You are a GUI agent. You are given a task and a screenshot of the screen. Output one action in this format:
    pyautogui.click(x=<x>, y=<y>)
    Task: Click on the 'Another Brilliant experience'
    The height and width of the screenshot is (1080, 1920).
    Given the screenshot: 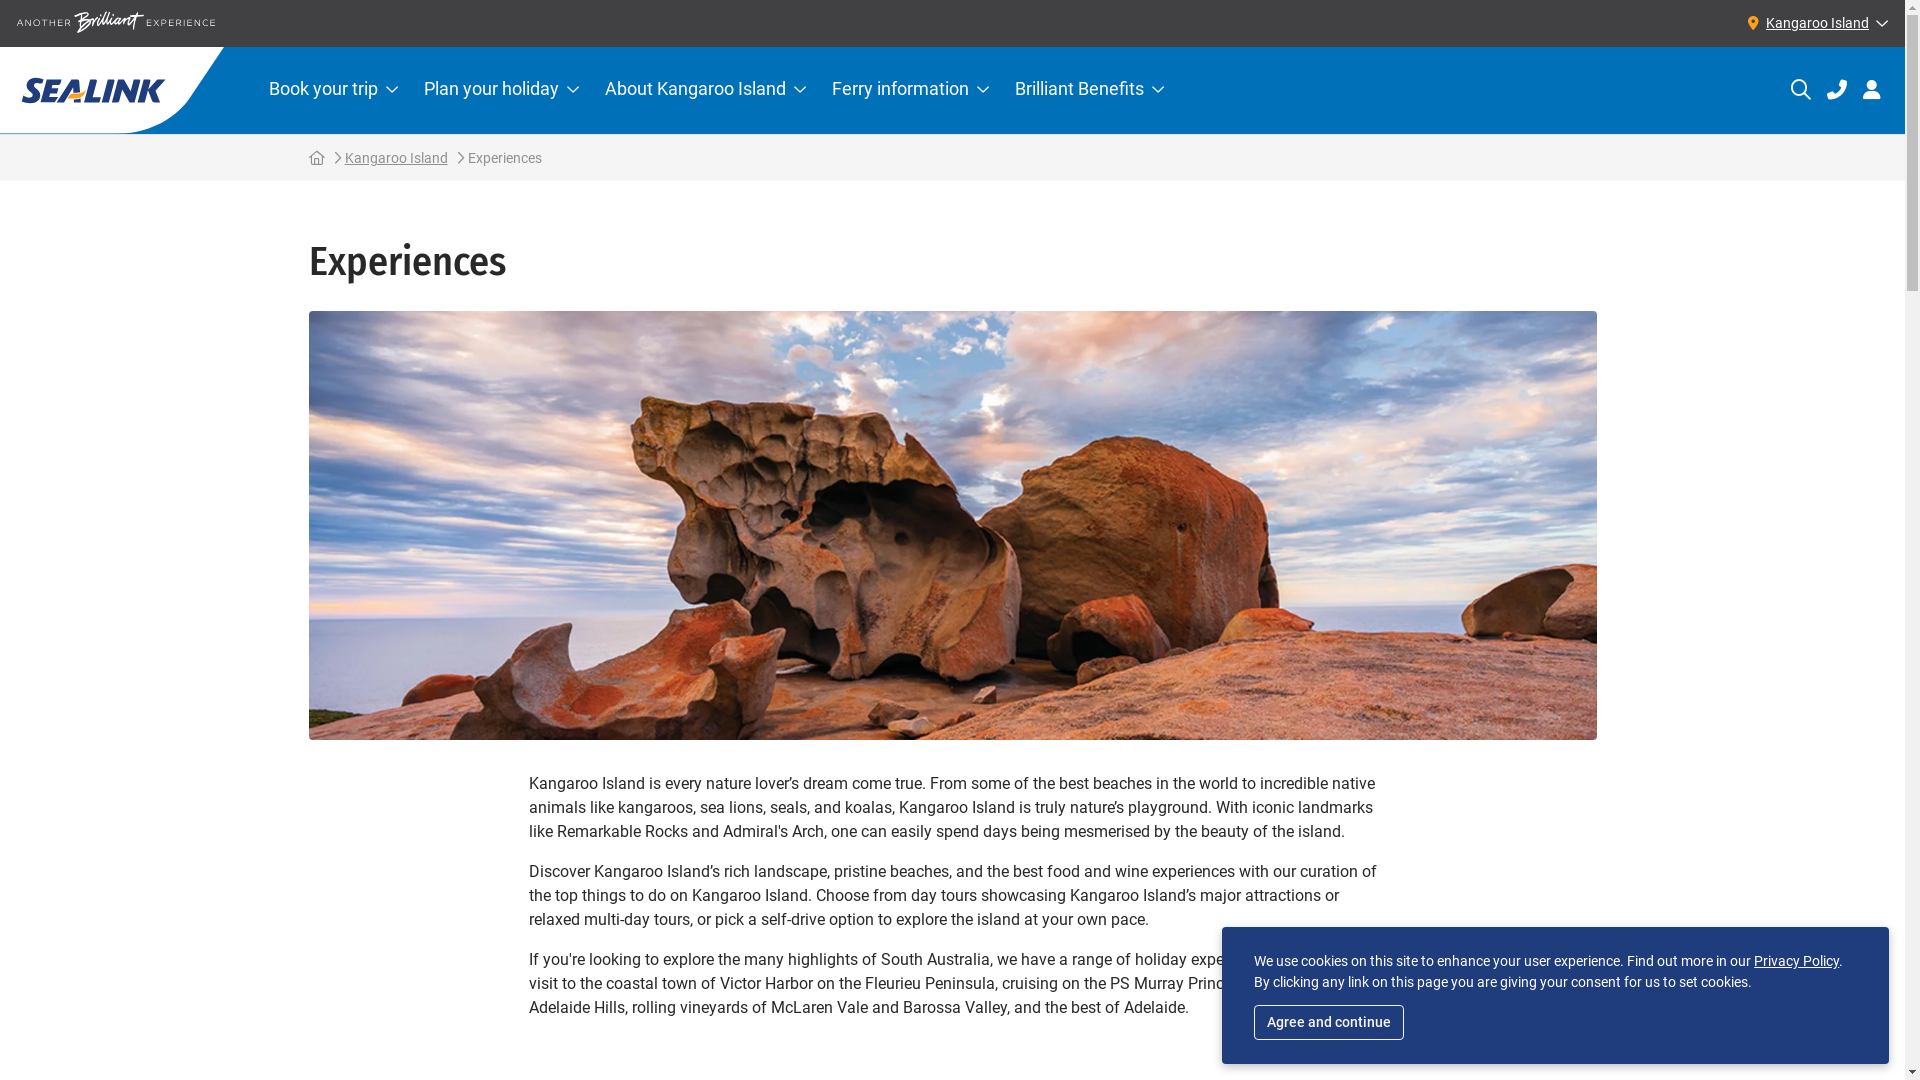 What is the action you would take?
    pyautogui.click(x=114, y=23)
    